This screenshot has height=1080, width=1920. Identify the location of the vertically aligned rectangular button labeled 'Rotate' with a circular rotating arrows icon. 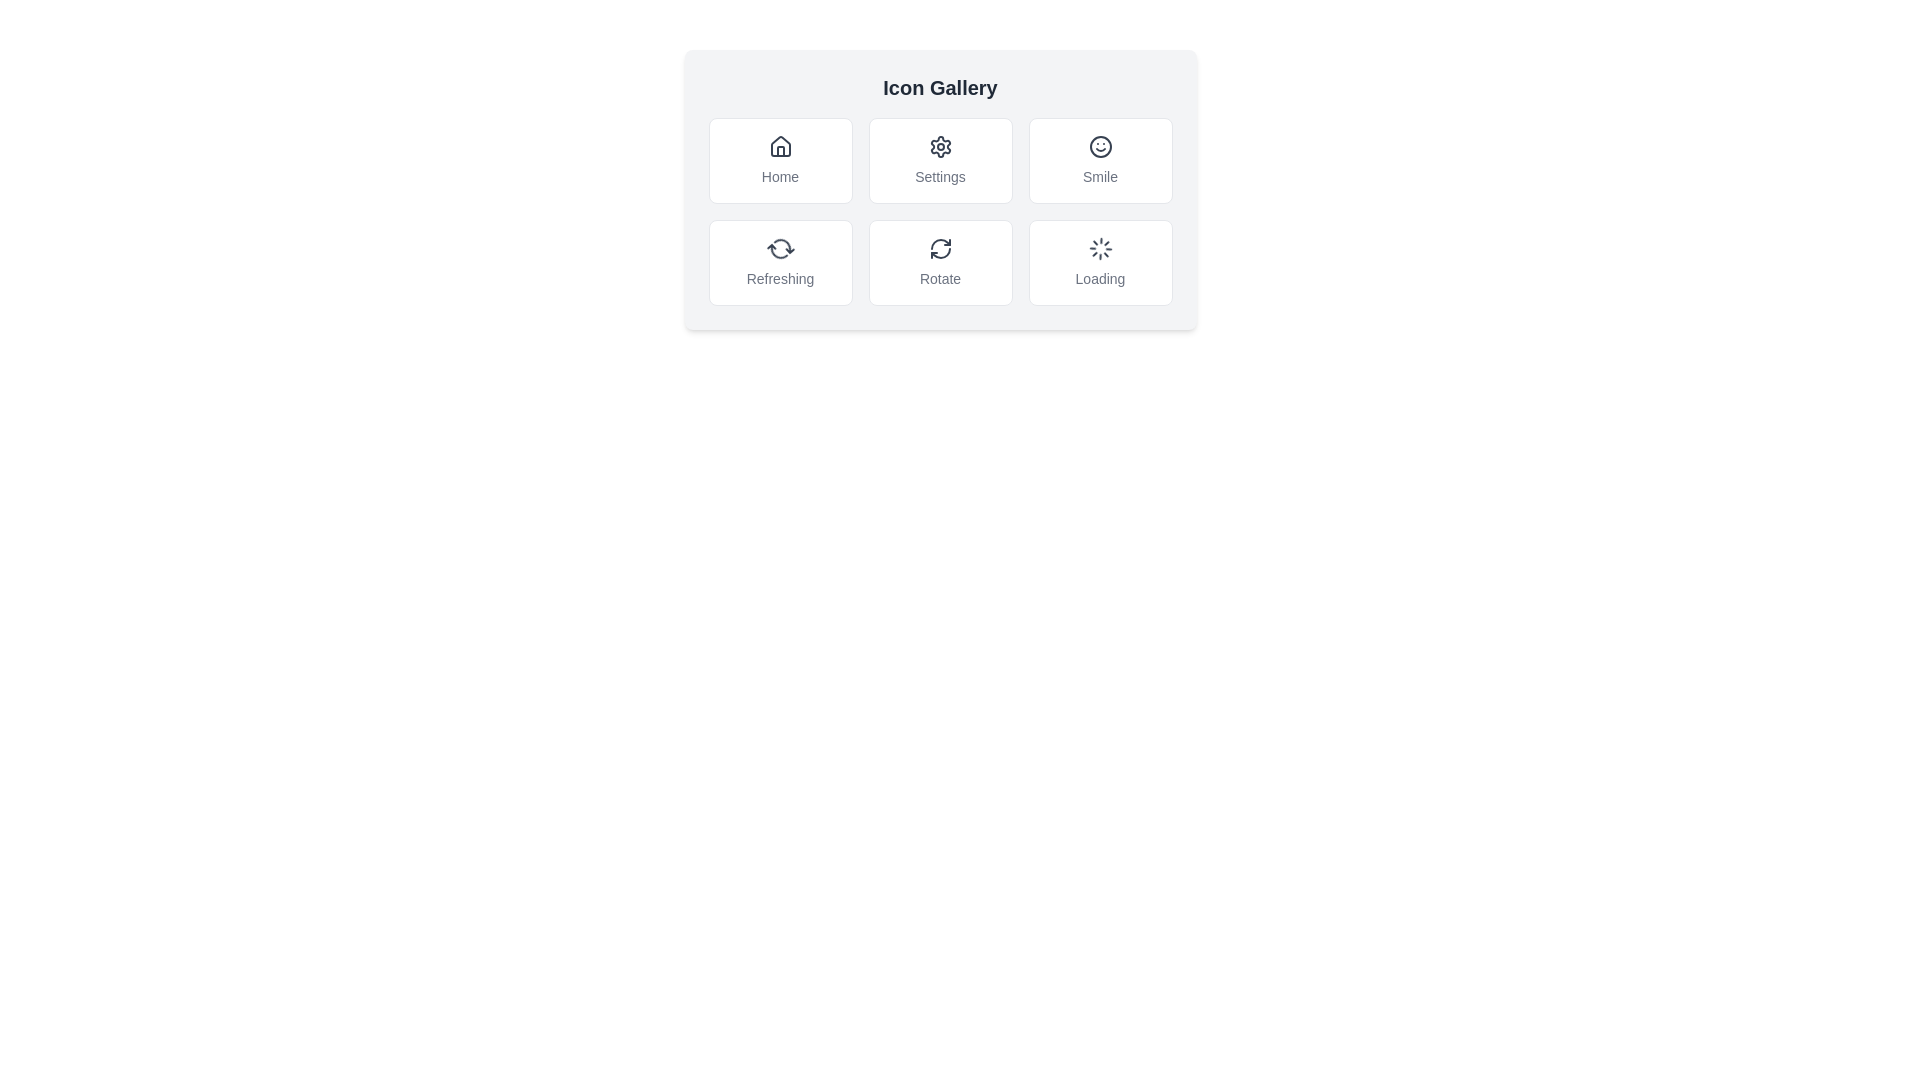
(939, 261).